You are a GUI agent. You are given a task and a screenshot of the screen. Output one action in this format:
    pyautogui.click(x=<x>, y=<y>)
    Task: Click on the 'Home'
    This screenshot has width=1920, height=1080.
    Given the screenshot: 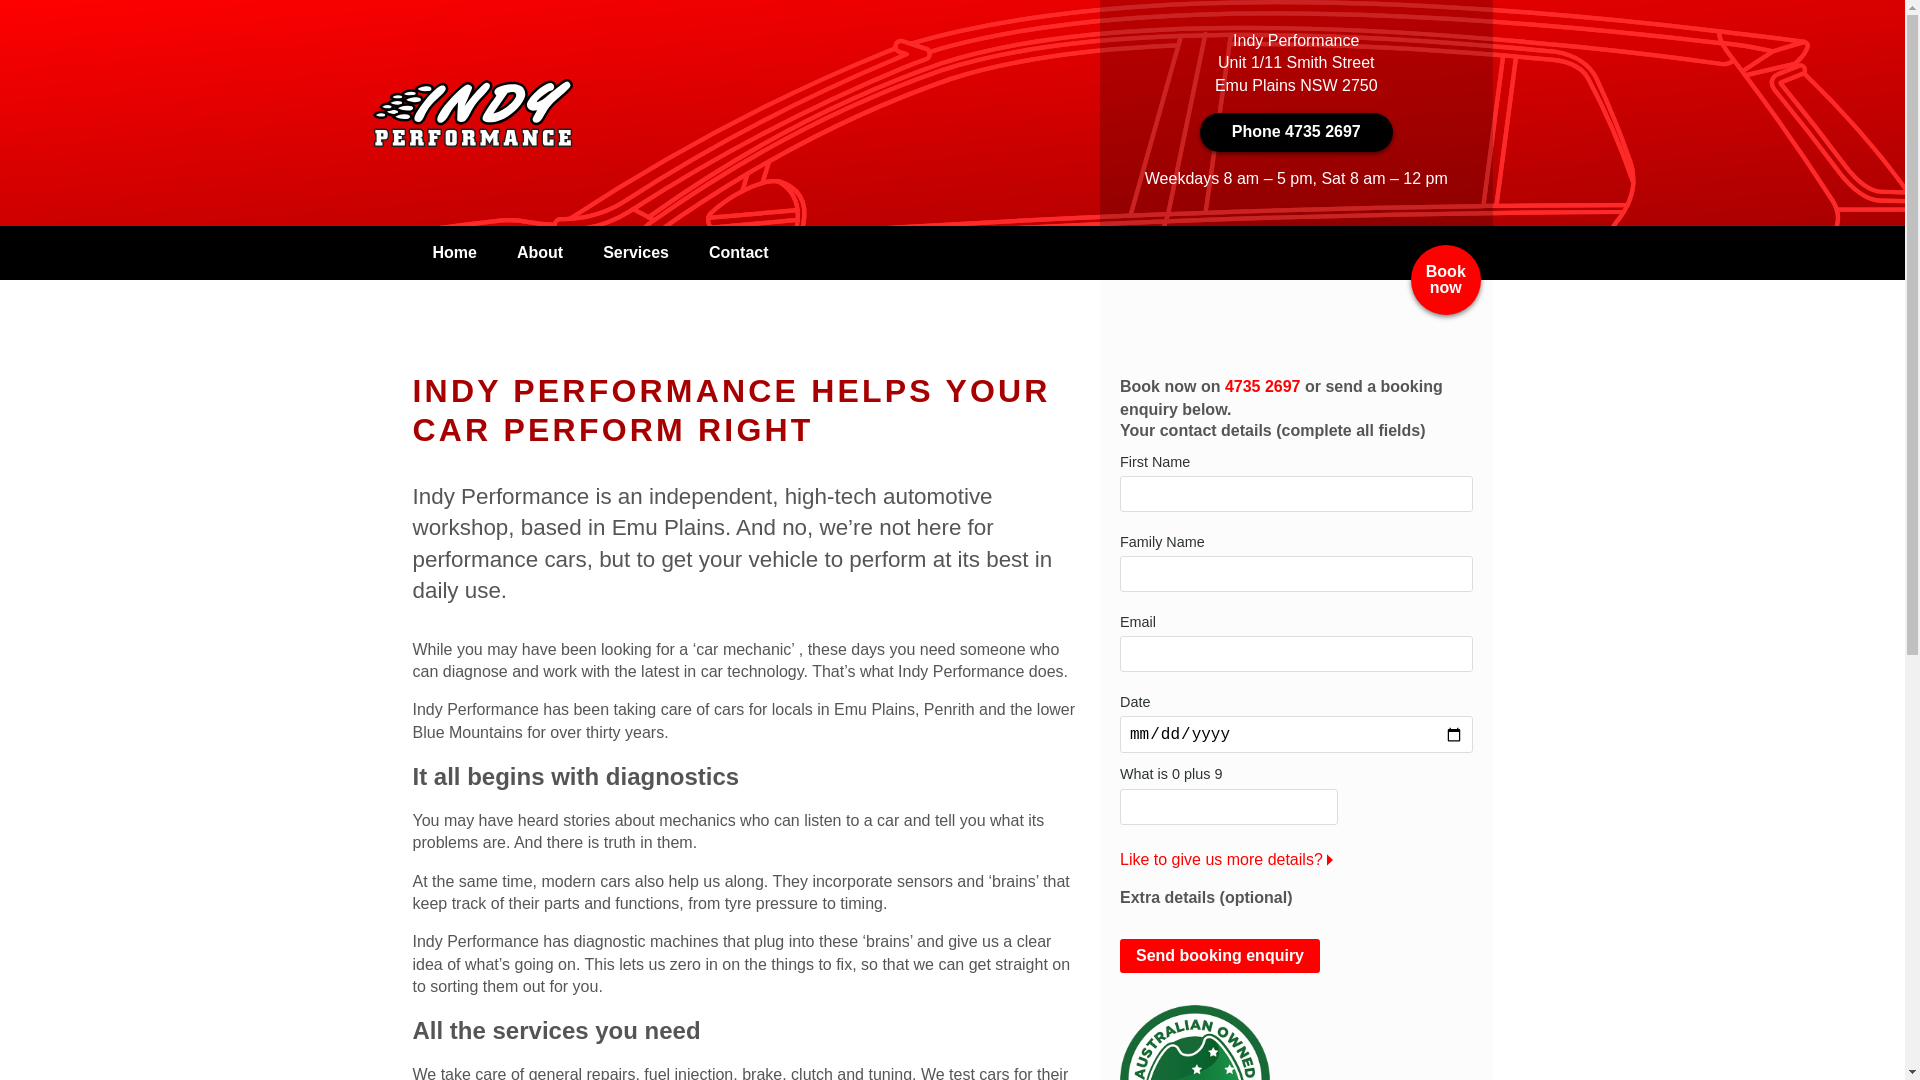 What is the action you would take?
    pyautogui.click(x=453, y=252)
    